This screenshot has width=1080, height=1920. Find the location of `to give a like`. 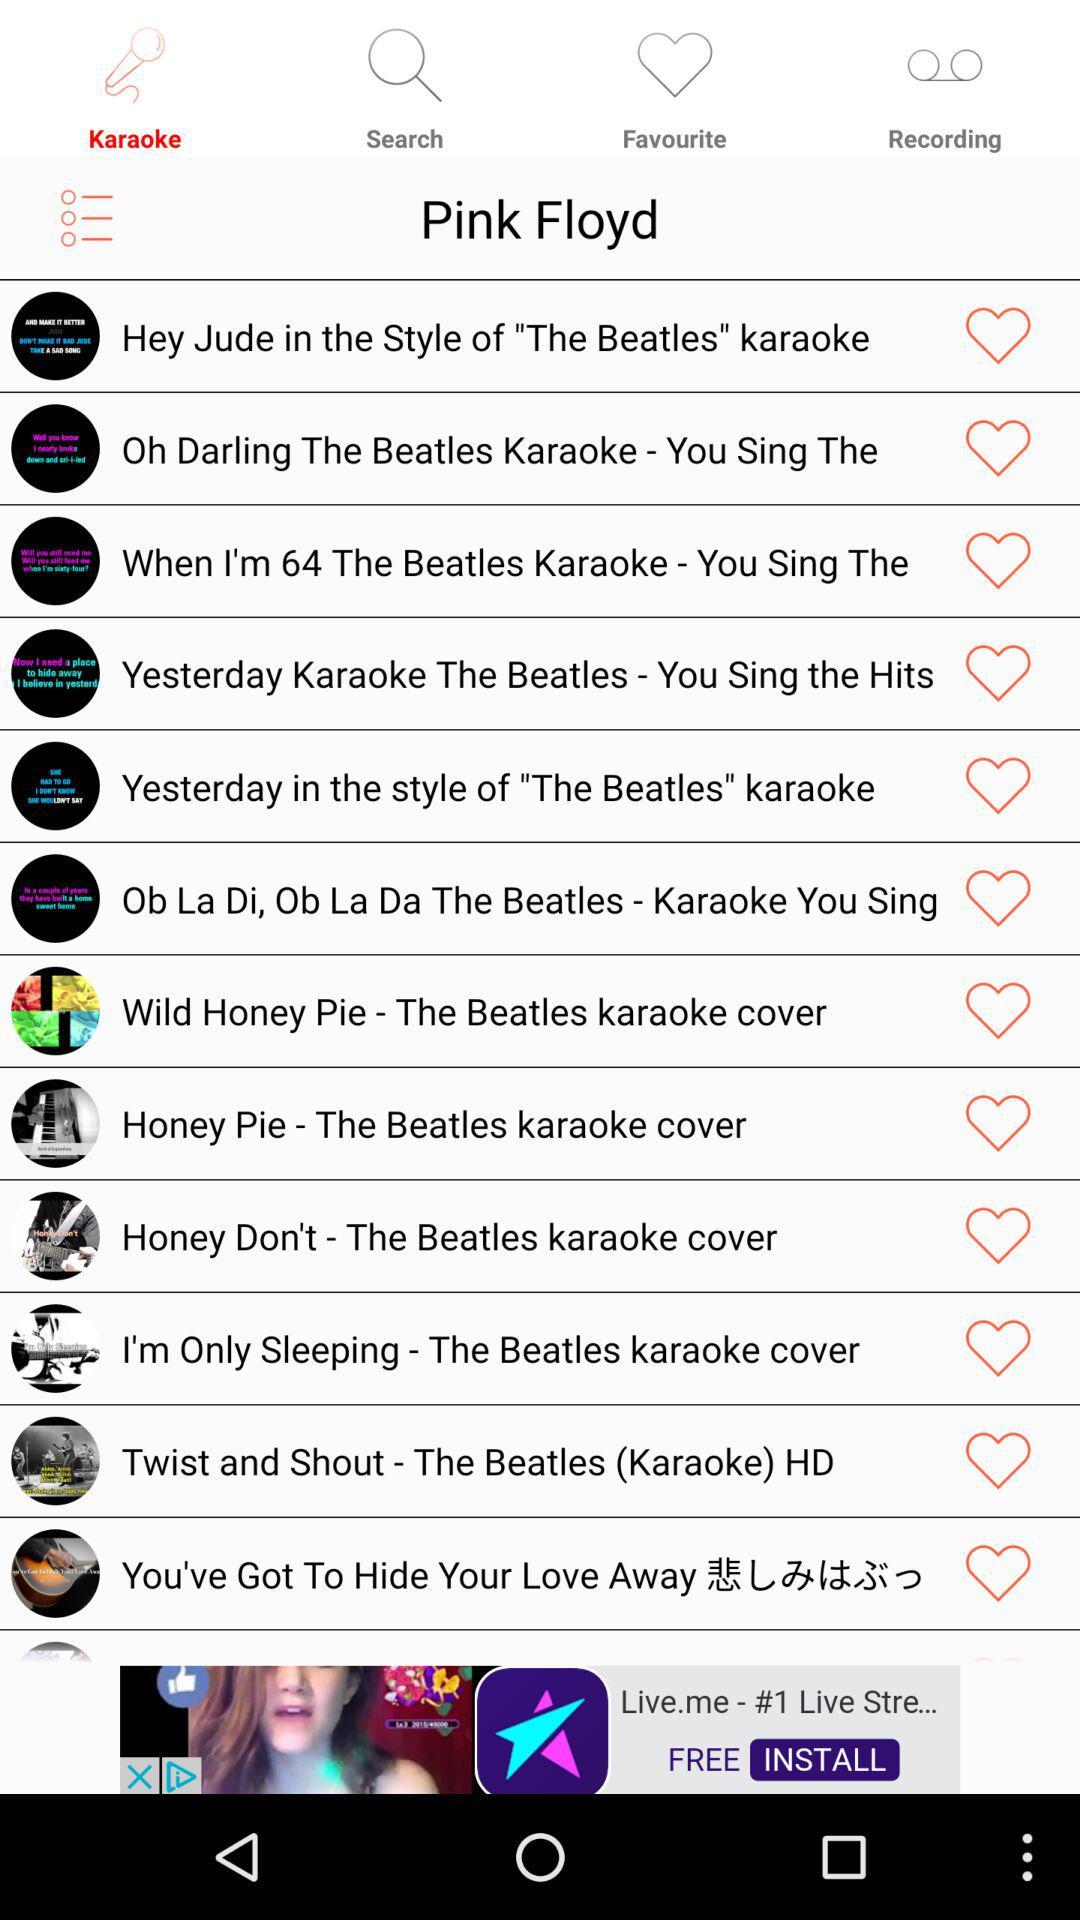

to give a like is located at coordinates (998, 1348).